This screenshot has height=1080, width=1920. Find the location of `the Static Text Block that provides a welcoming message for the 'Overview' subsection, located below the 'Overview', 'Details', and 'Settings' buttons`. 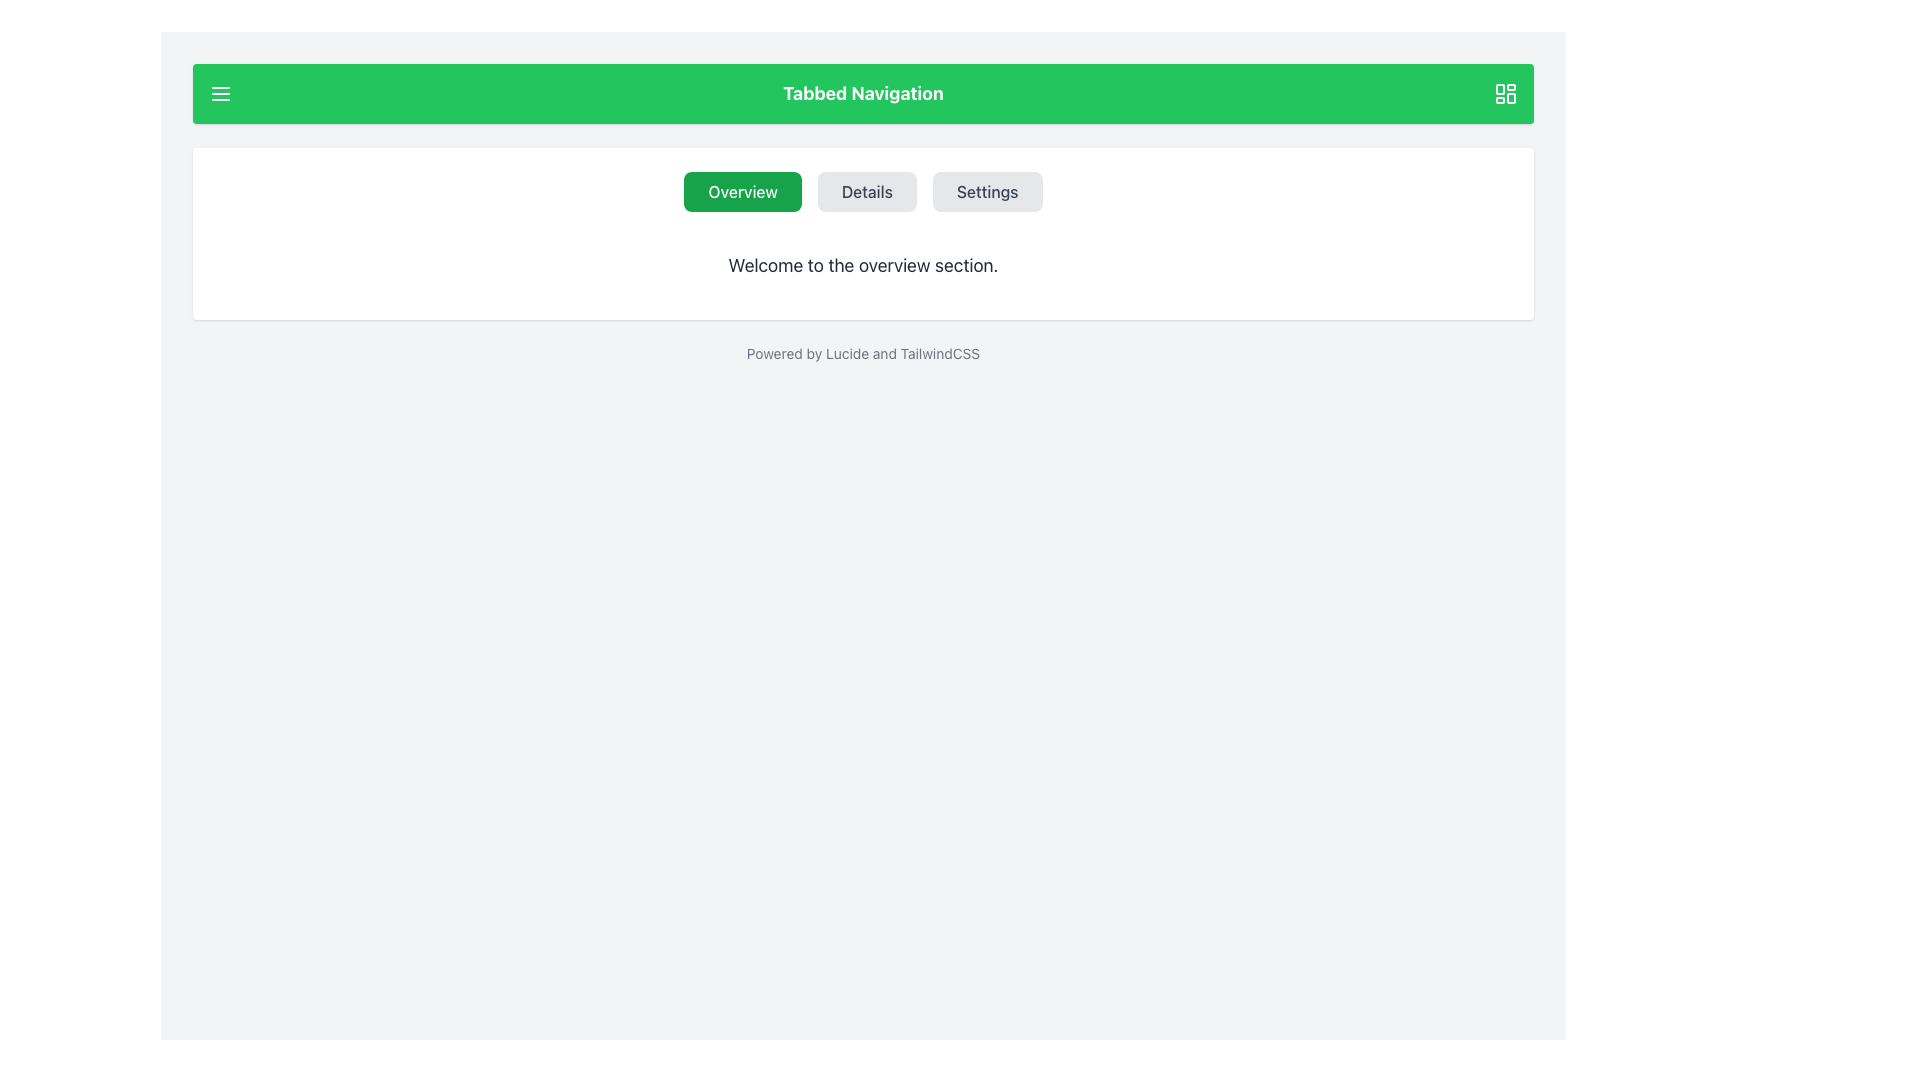

the Static Text Block that provides a welcoming message for the 'Overview' subsection, located below the 'Overview', 'Details', and 'Settings' buttons is located at coordinates (863, 265).